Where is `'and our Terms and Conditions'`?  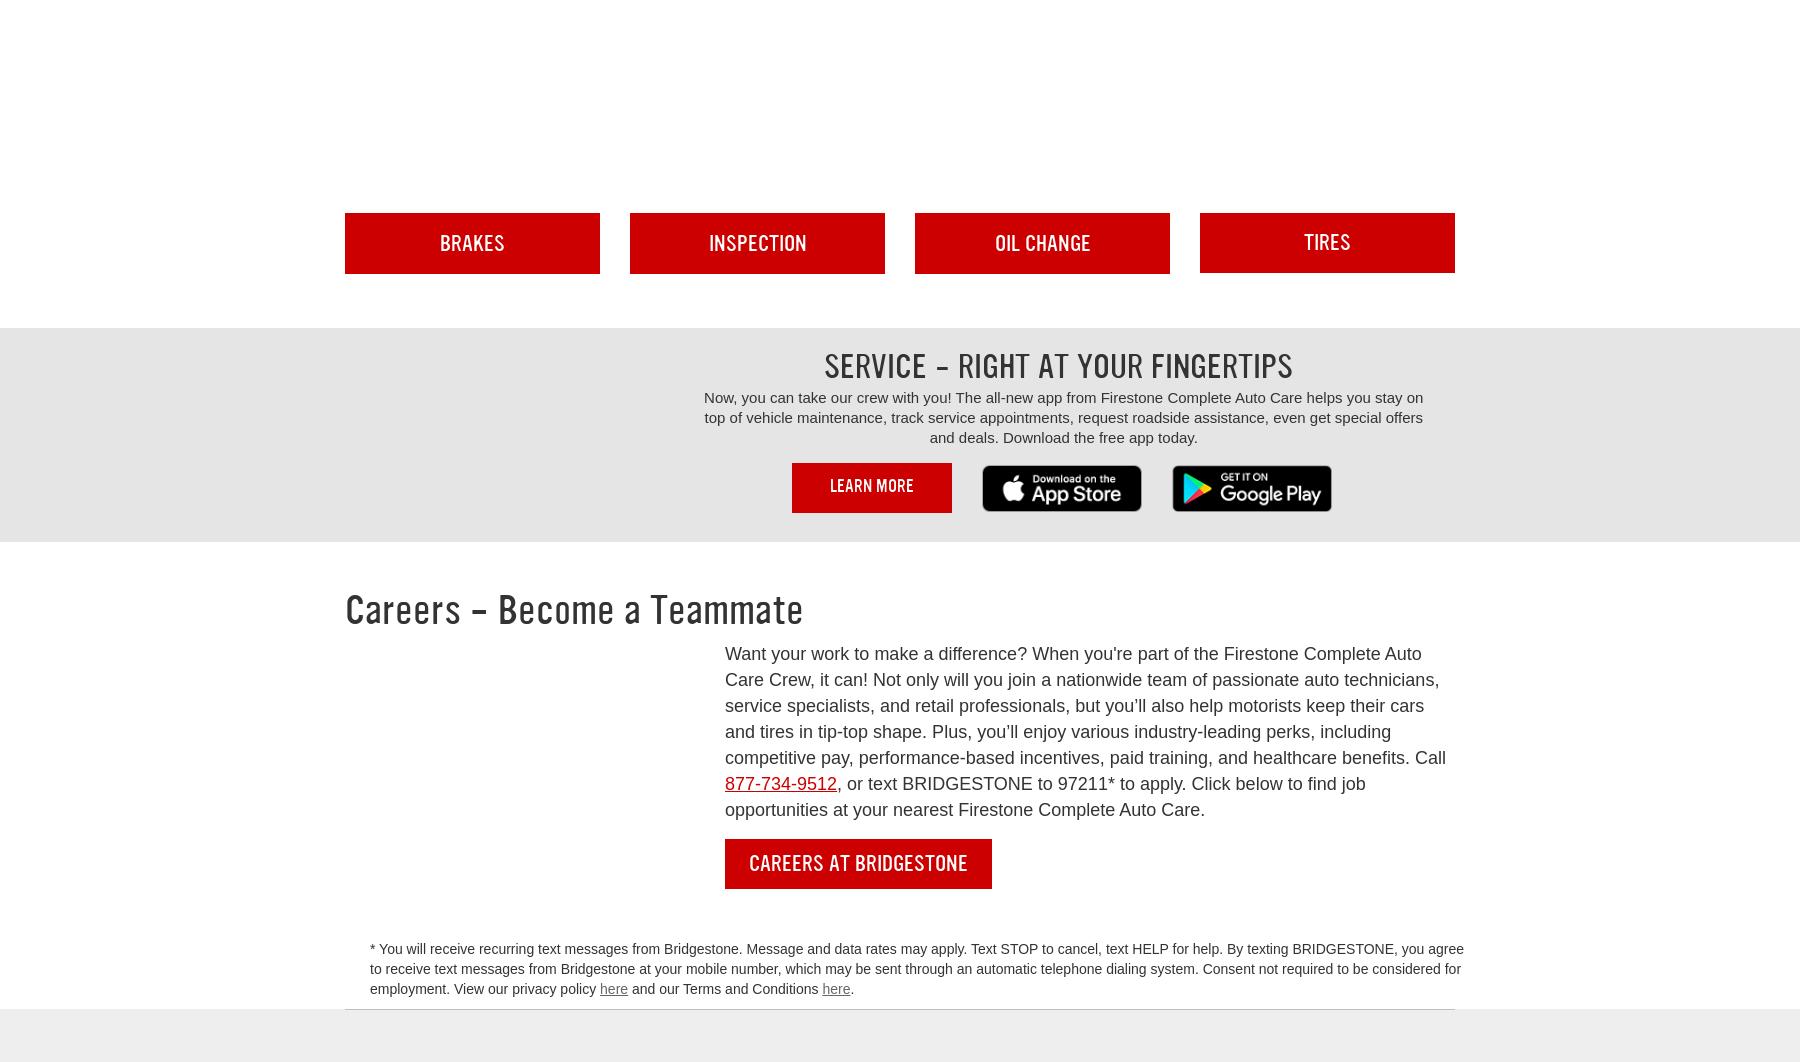
'and our Terms and Conditions' is located at coordinates (724, 988).